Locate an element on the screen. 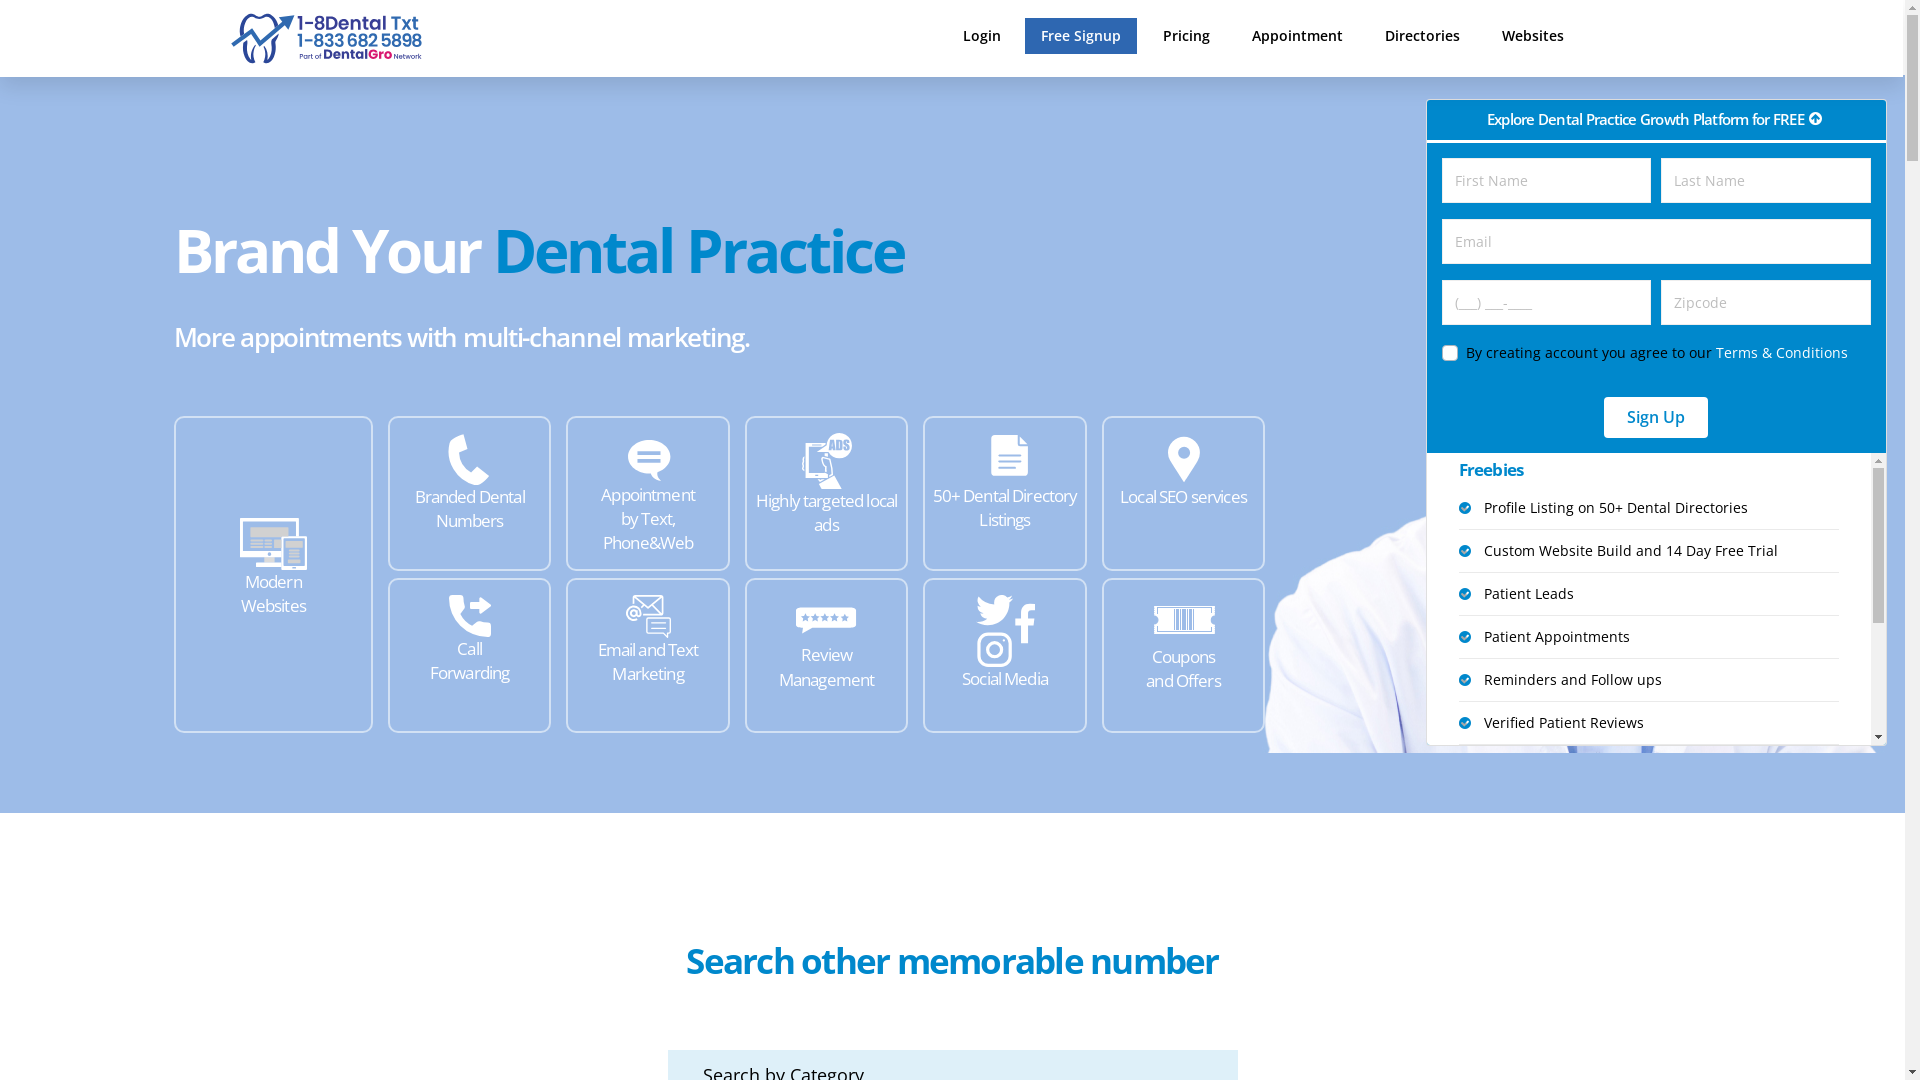 Image resolution: width=1920 pixels, height=1080 pixels. 'Free Signup' is located at coordinates (1079, 35).